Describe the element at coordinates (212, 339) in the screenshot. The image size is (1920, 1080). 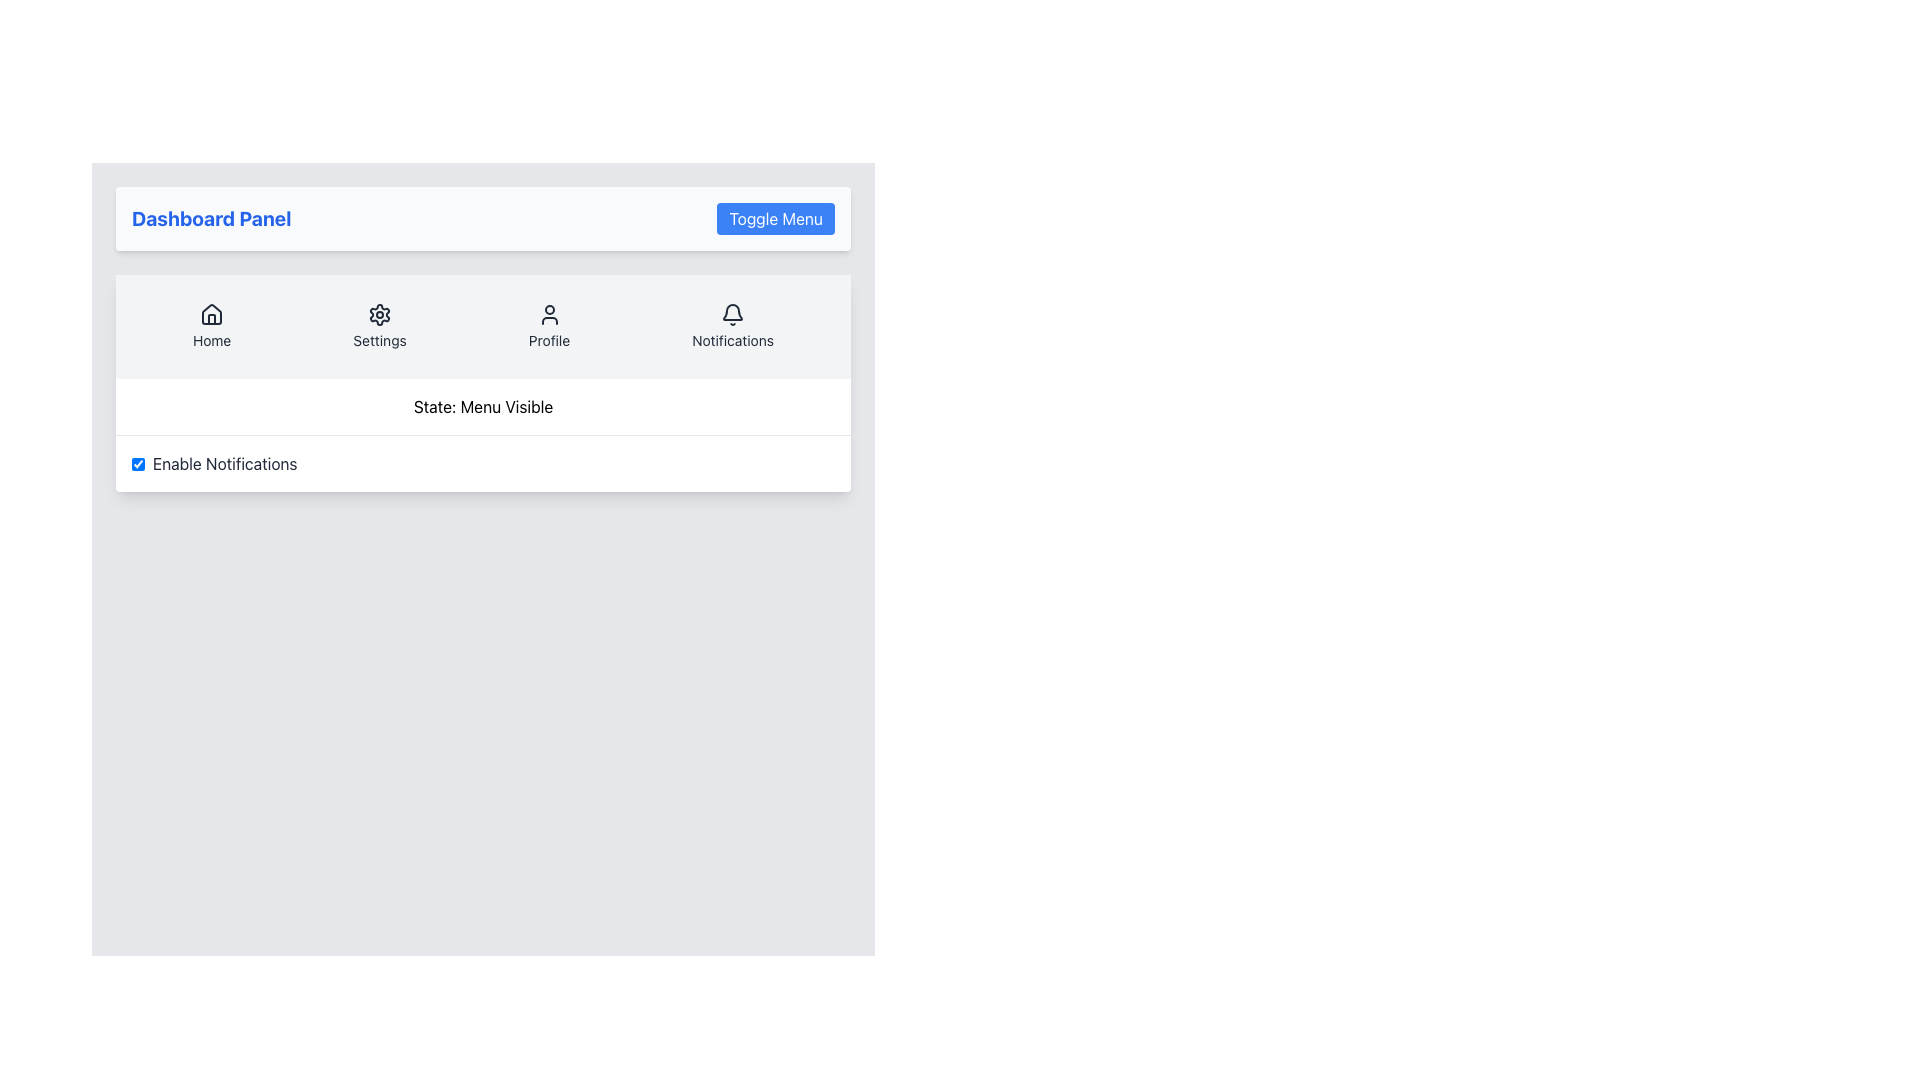
I see `the 'Home' text label located below the house-shaped icon in the top menu section of the navigation buttons` at that location.